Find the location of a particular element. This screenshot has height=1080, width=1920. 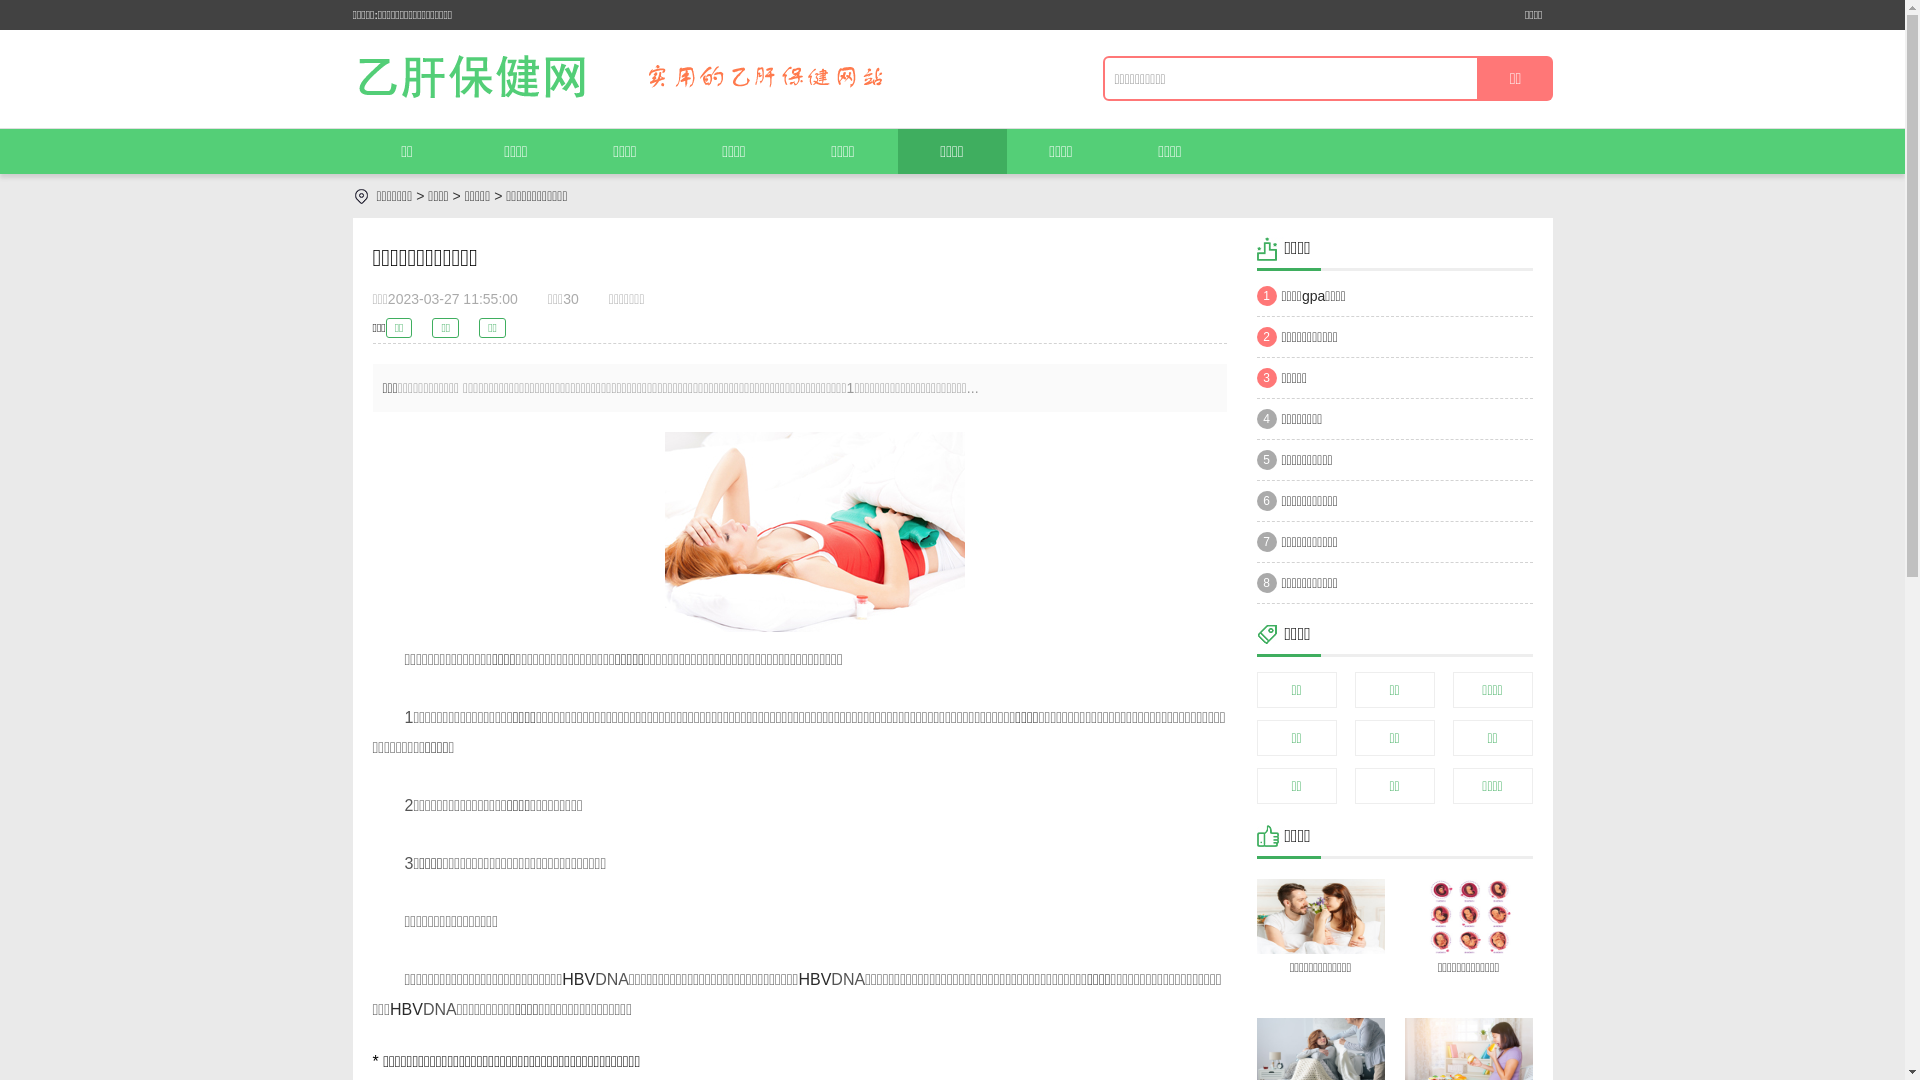

'HBV' is located at coordinates (405, 1009).